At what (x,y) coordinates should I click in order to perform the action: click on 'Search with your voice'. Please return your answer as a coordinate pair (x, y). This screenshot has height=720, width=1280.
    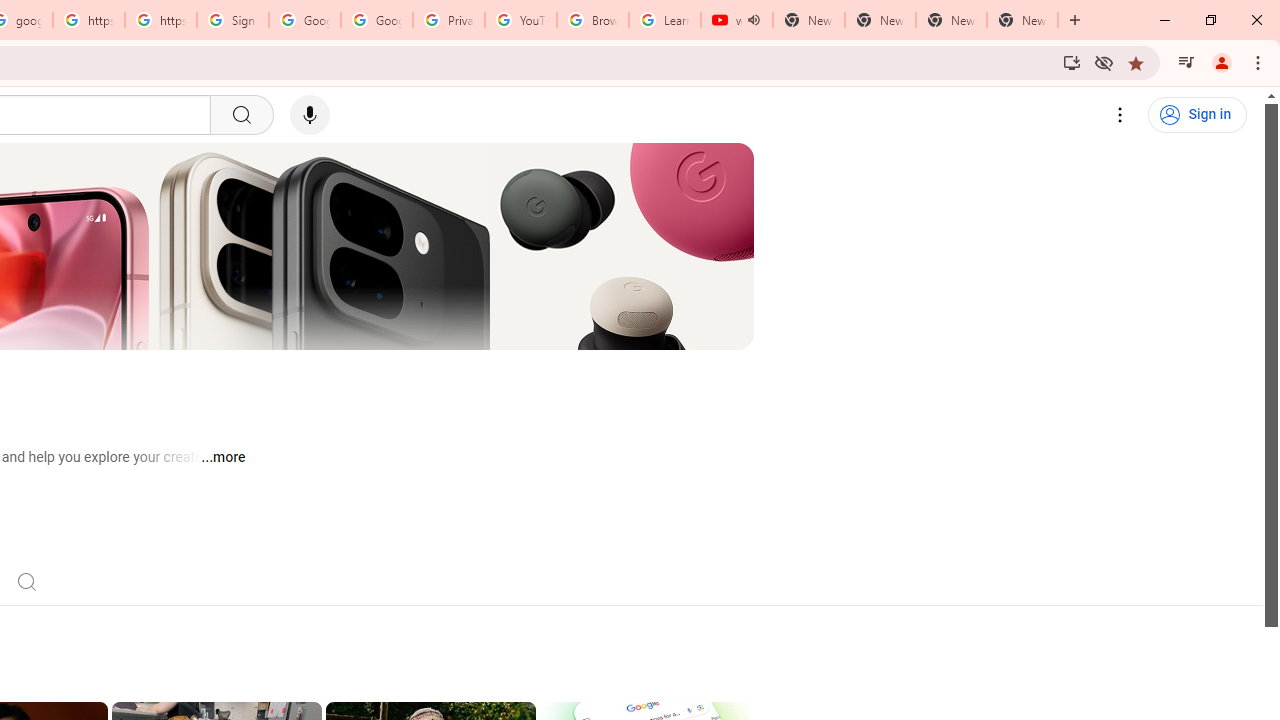
    Looking at the image, I should click on (308, 115).